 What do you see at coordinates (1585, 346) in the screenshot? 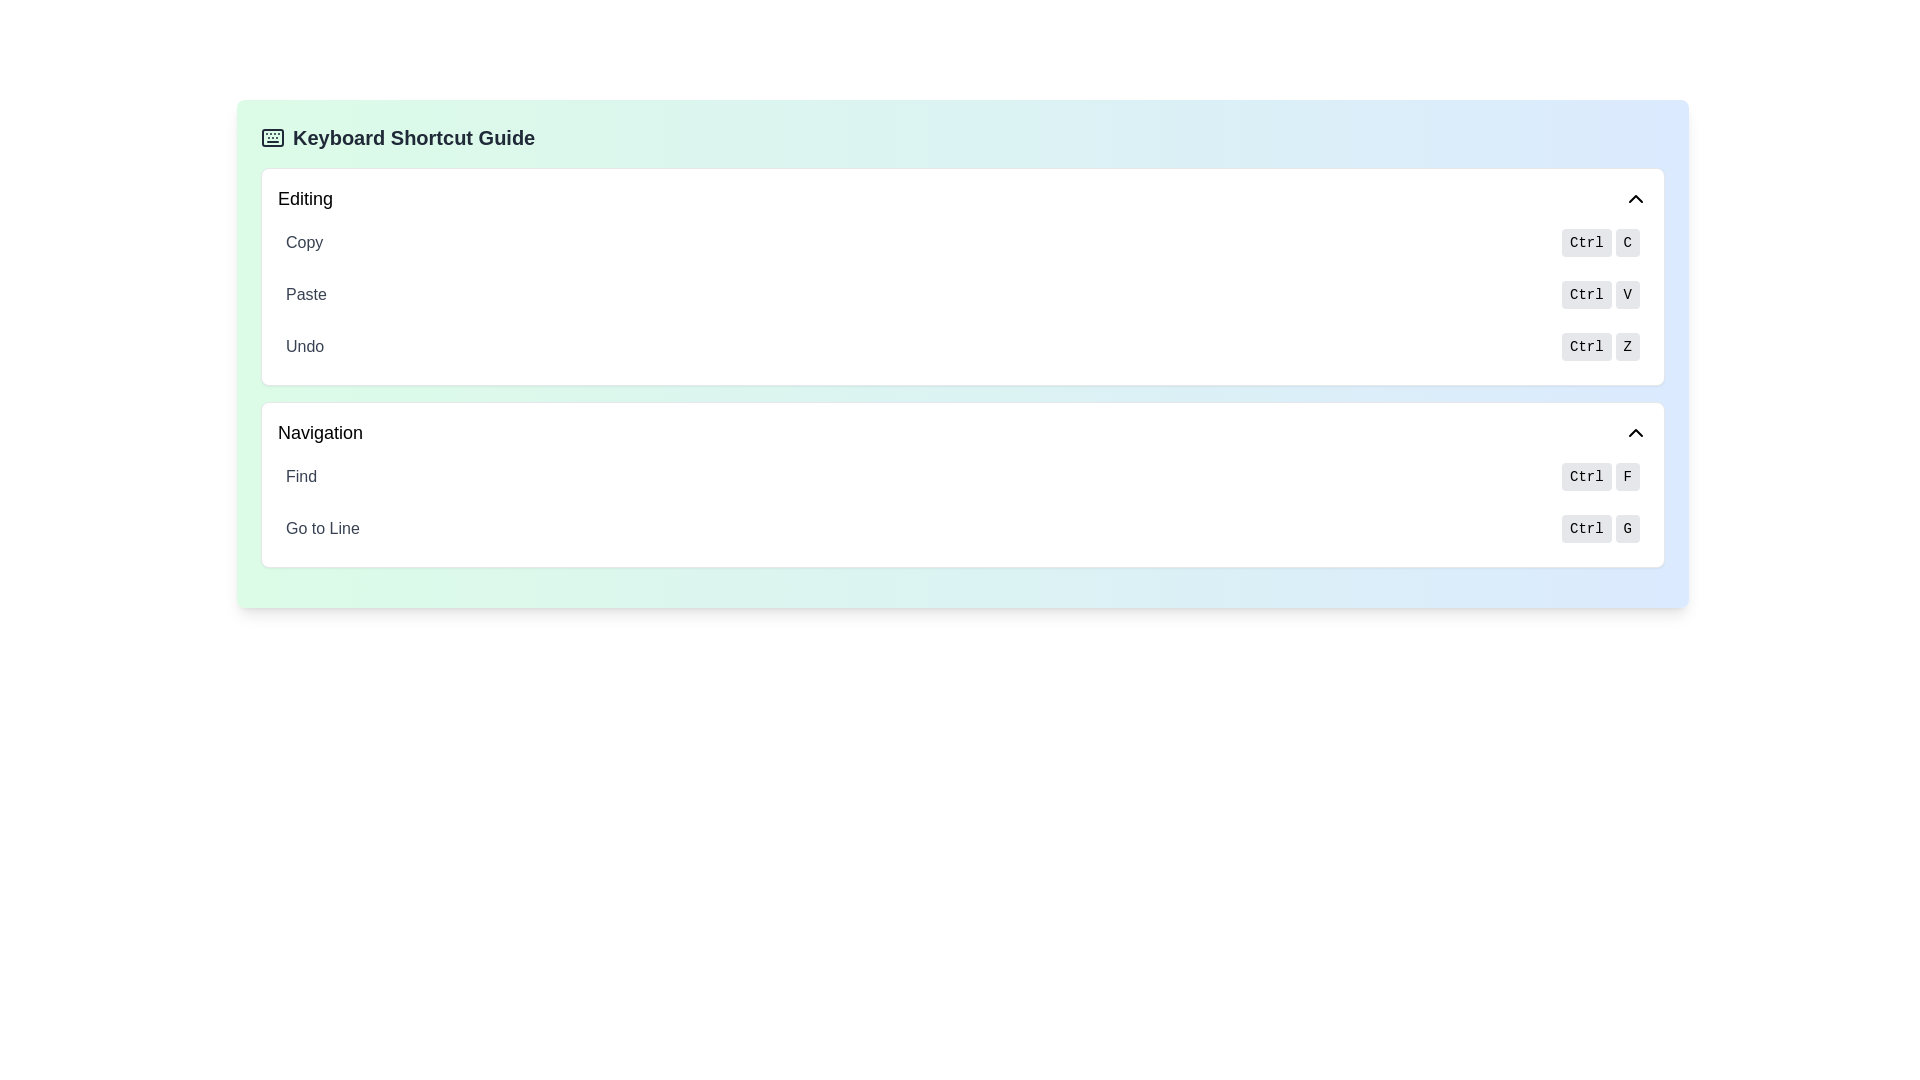
I see `text 'Ctrl' from the leftmost button-like label in the 'Undo' row under the 'Editing' section of the 'Keyboard Shortcut Guide' panel` at bounding box center [1585, 346].